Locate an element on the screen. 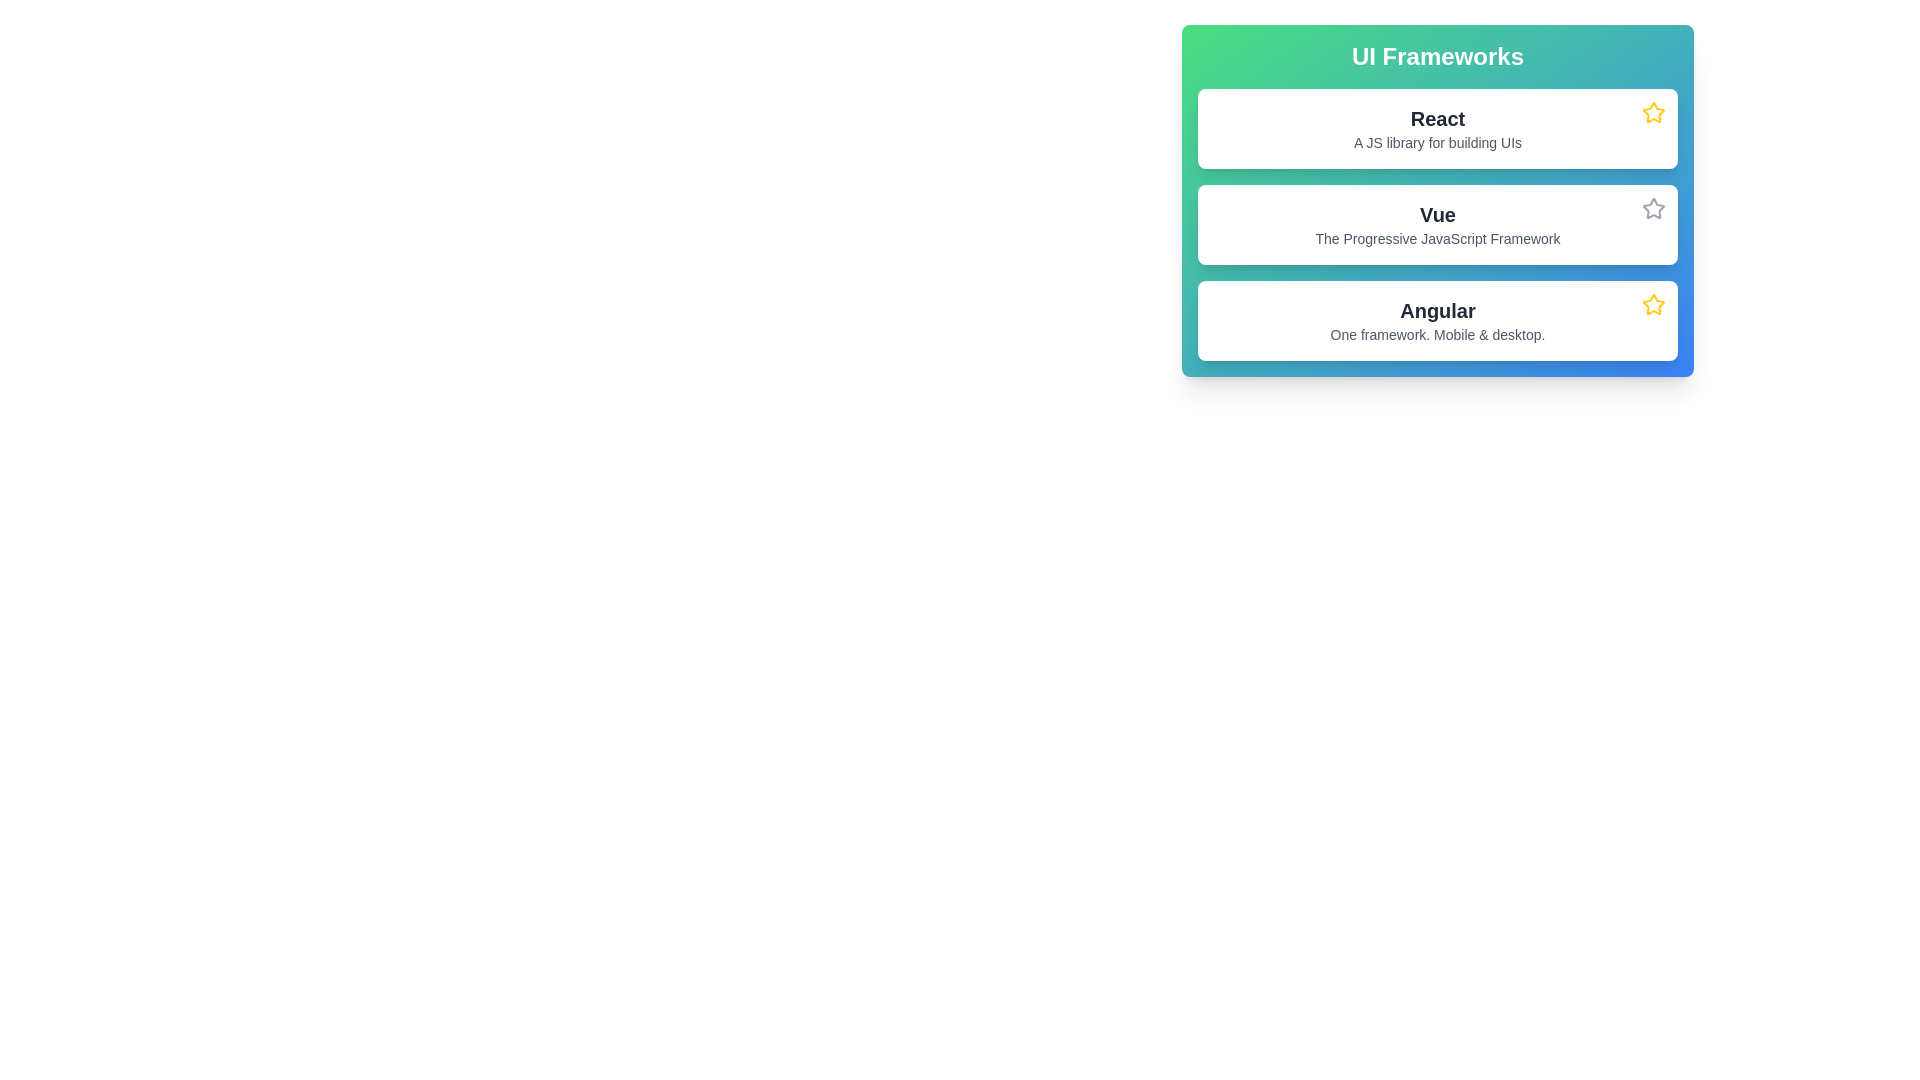 The height and width of the screenshot is (1080, 1920). the icon indicating the rating or selection status for the 'Vue' framework, which is located on the far right of the second row is located at coordinates (1654, 208).